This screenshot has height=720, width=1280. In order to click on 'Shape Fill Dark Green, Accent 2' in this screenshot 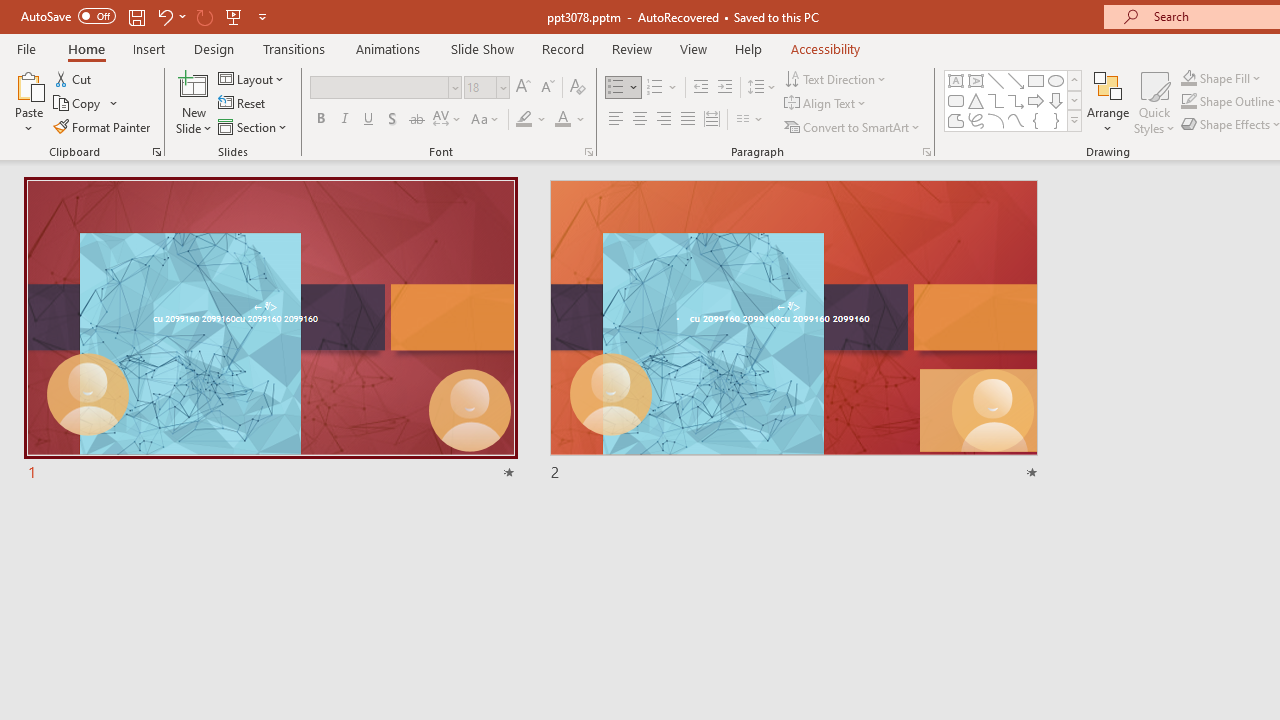, I will do `click(1189, 77)`.